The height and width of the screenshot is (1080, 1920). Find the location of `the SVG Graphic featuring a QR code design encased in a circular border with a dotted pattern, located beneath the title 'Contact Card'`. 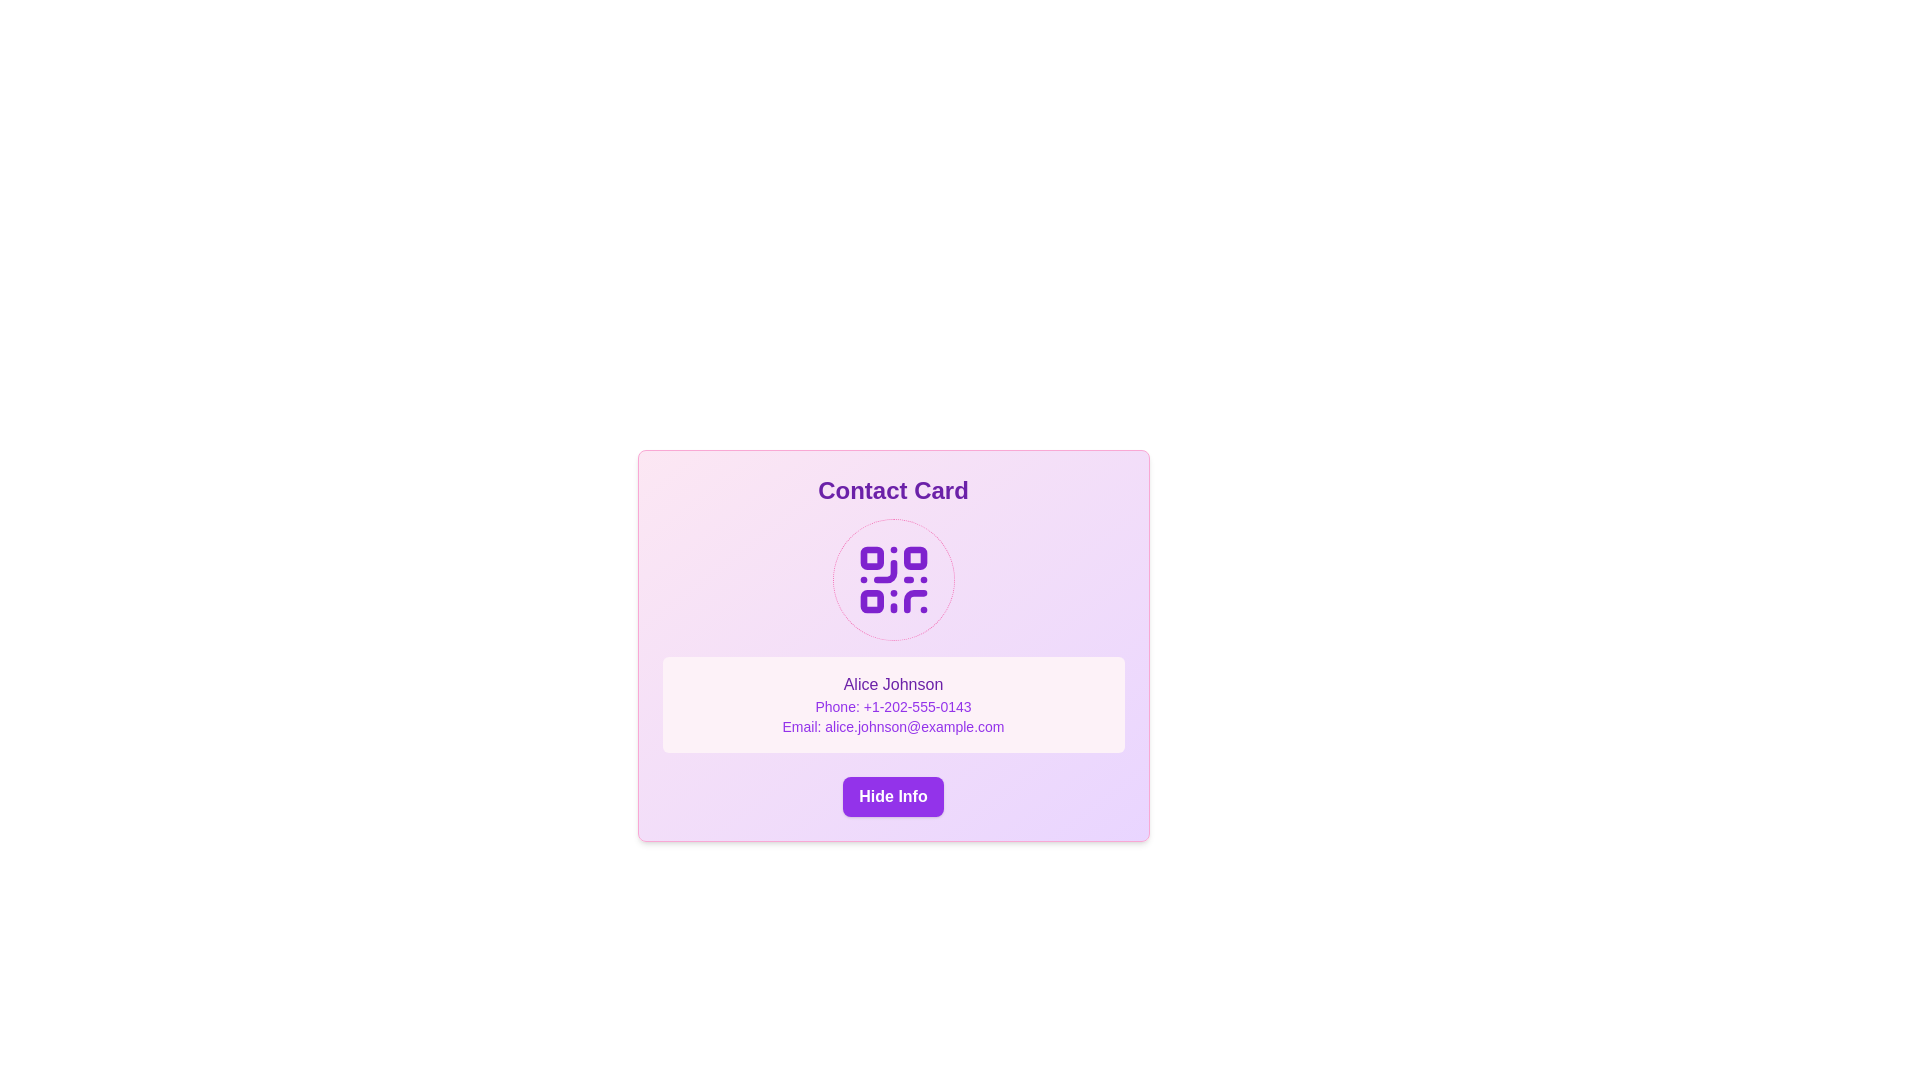

the SVG Graphic featuring a QR code design encased in a circular border with a dotted pattern, located beneath the title 'Contact Card' is located at coordinates (892, 579).